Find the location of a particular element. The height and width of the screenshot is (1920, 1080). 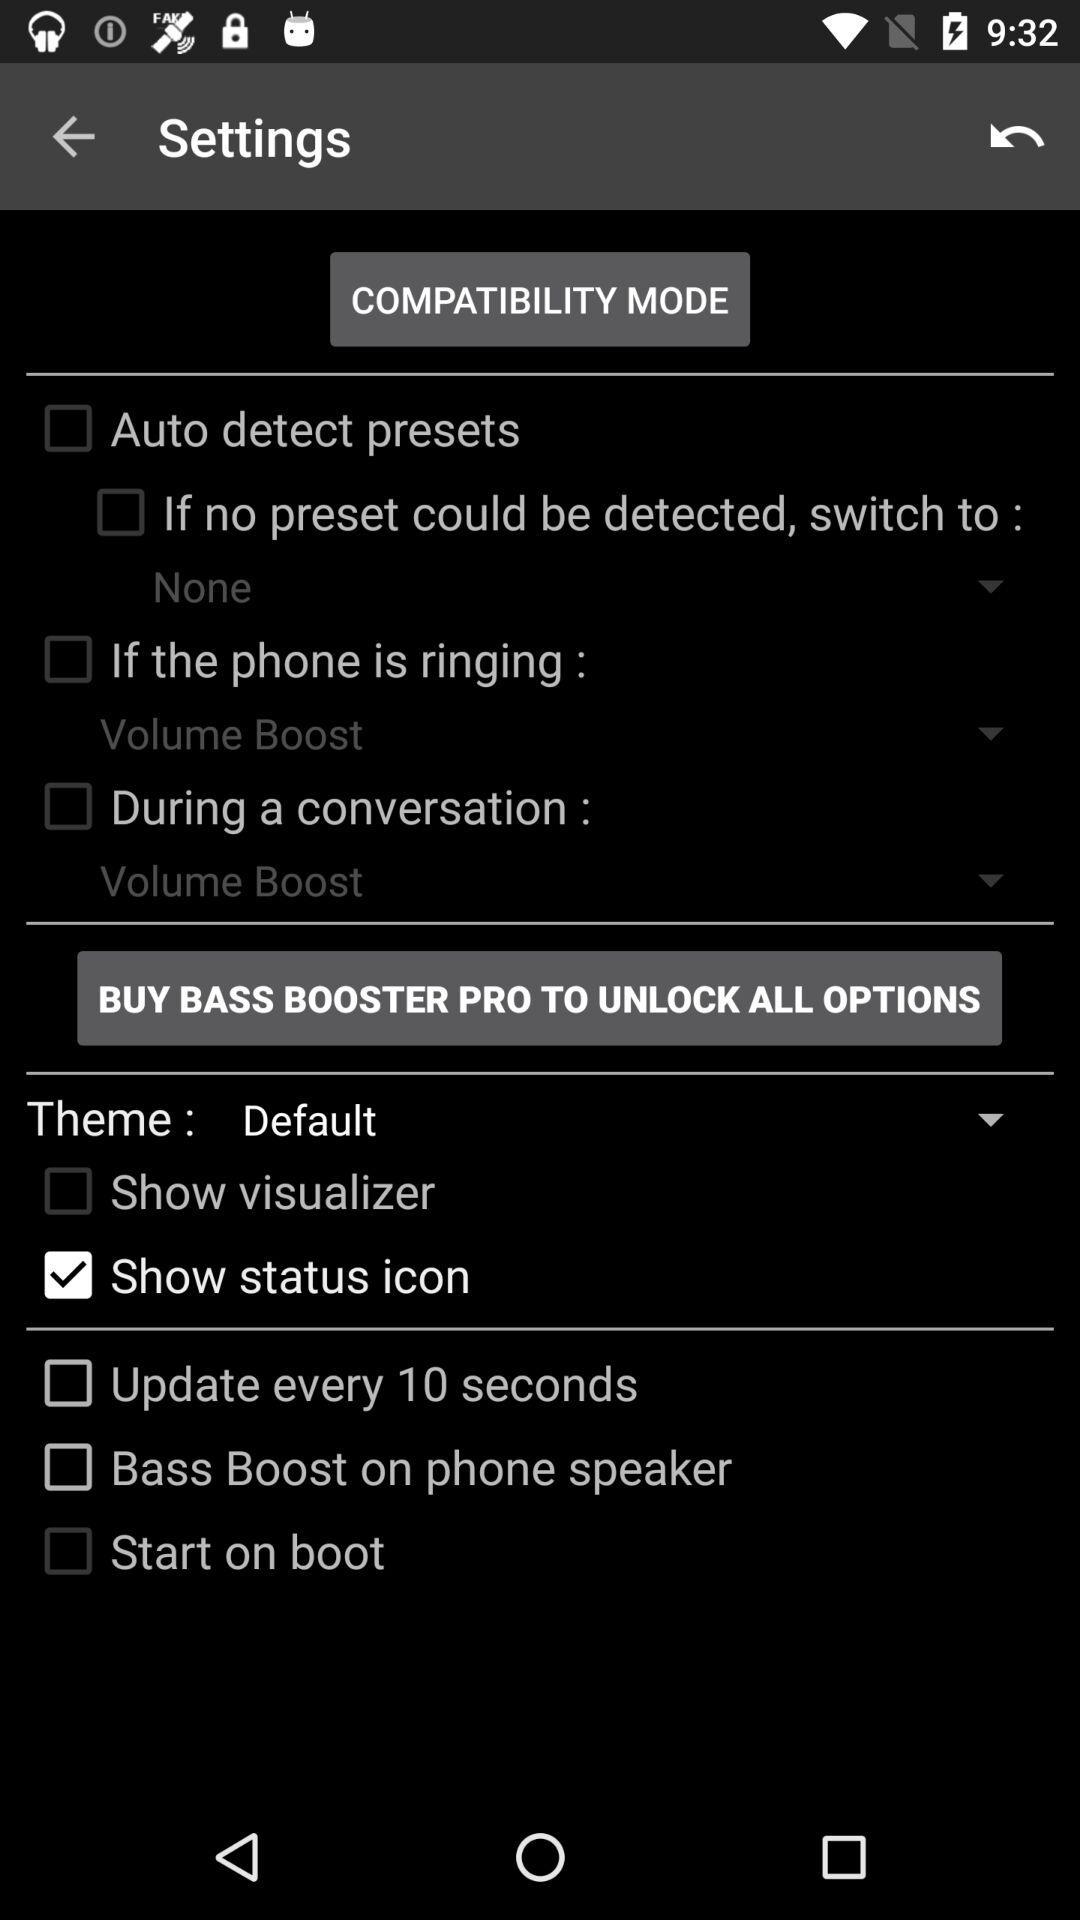

the compatibility mode item is located at coordinates (540, 298).